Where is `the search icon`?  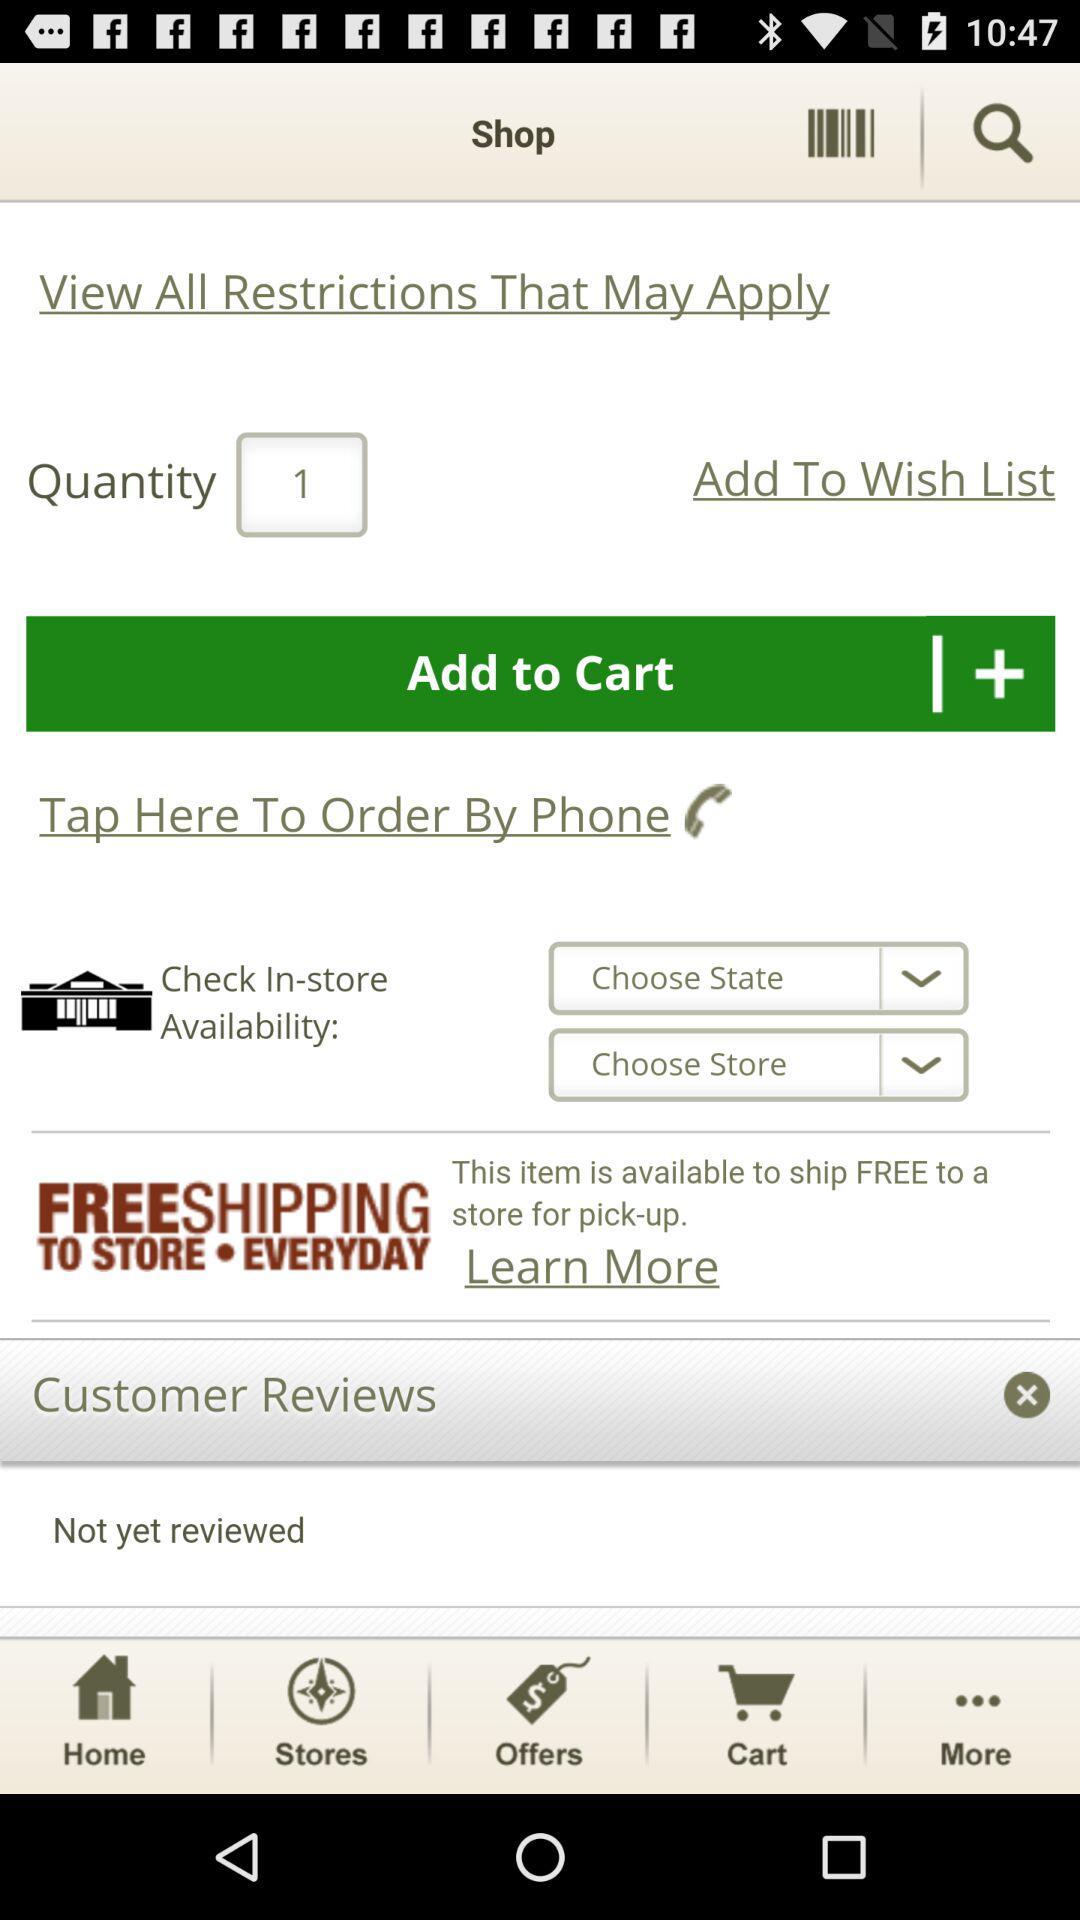 the search icon is located at coordinates (1002, 141).